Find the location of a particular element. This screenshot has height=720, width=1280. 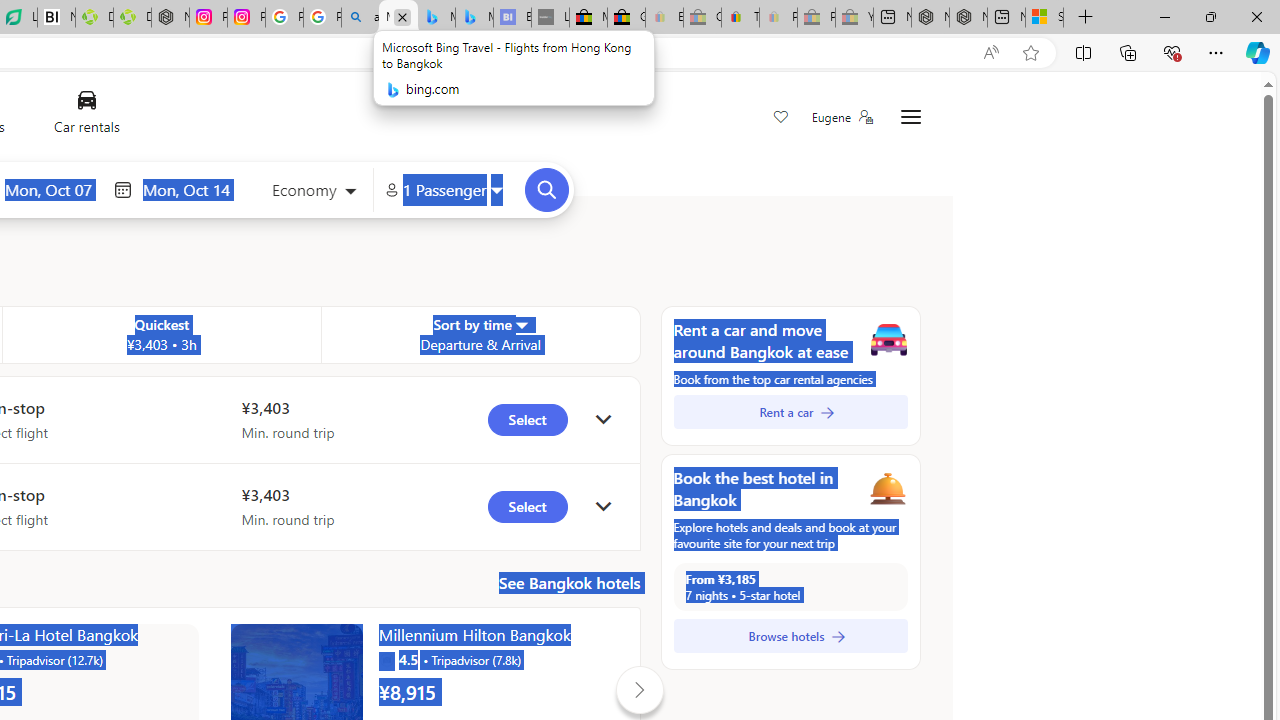

'Nordace - Summer Adventures 2024' is located at coordinates (968, 17).